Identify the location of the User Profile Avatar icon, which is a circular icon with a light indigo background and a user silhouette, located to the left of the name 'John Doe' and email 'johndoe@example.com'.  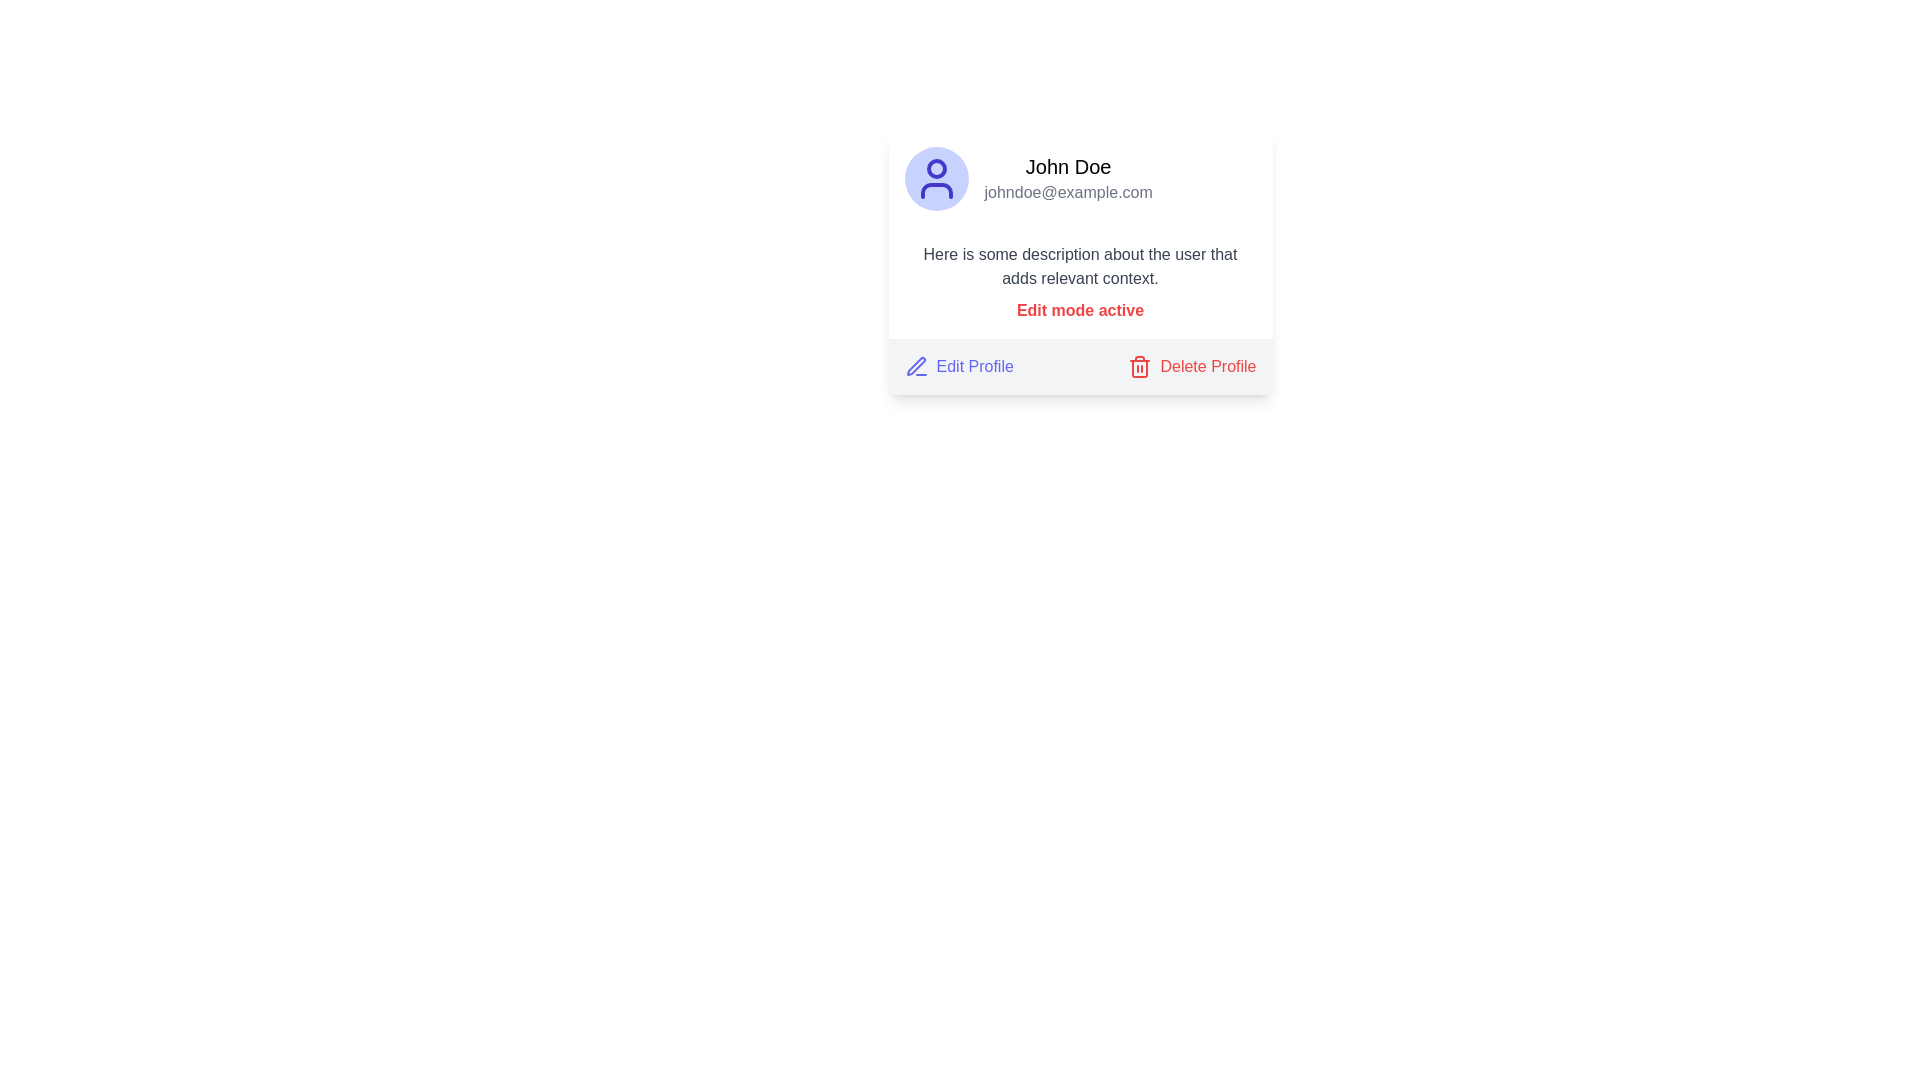
(935, 177).